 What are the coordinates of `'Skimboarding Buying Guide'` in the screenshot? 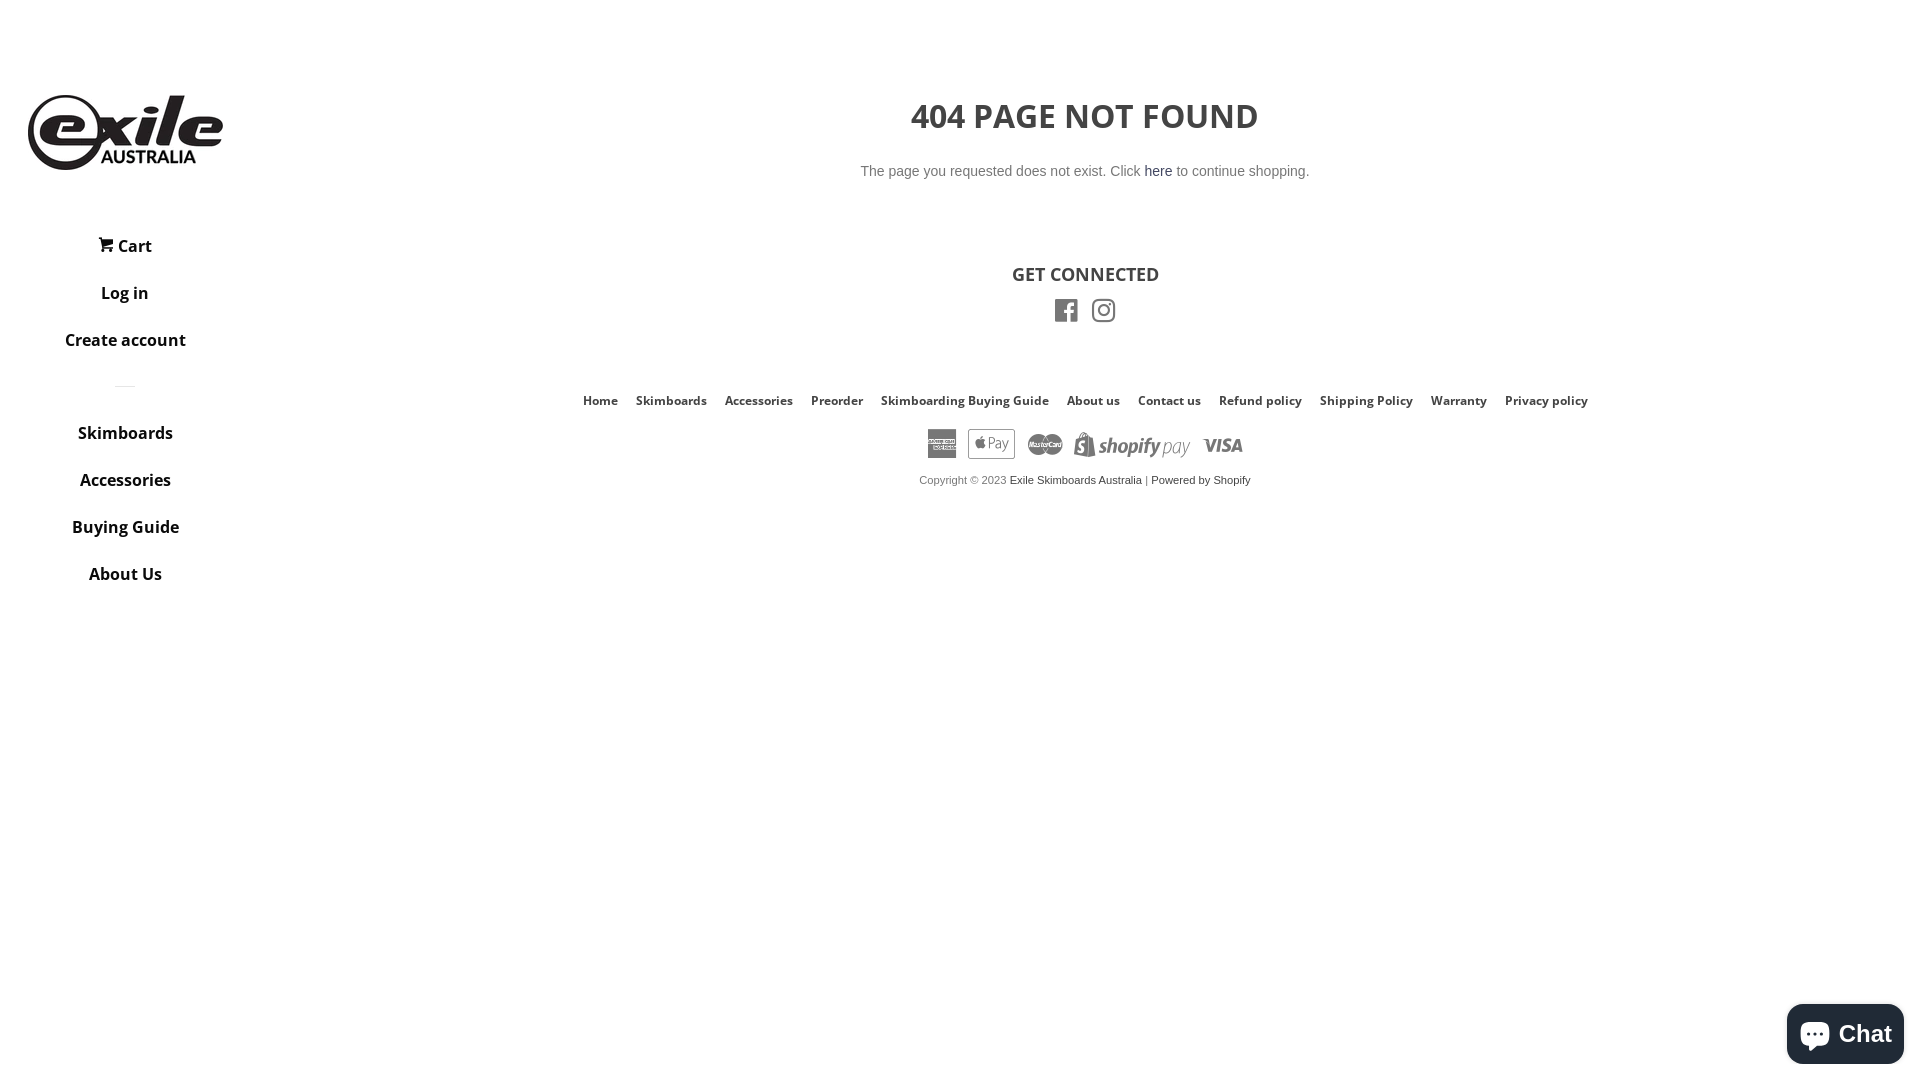 It's located at (964, 400).